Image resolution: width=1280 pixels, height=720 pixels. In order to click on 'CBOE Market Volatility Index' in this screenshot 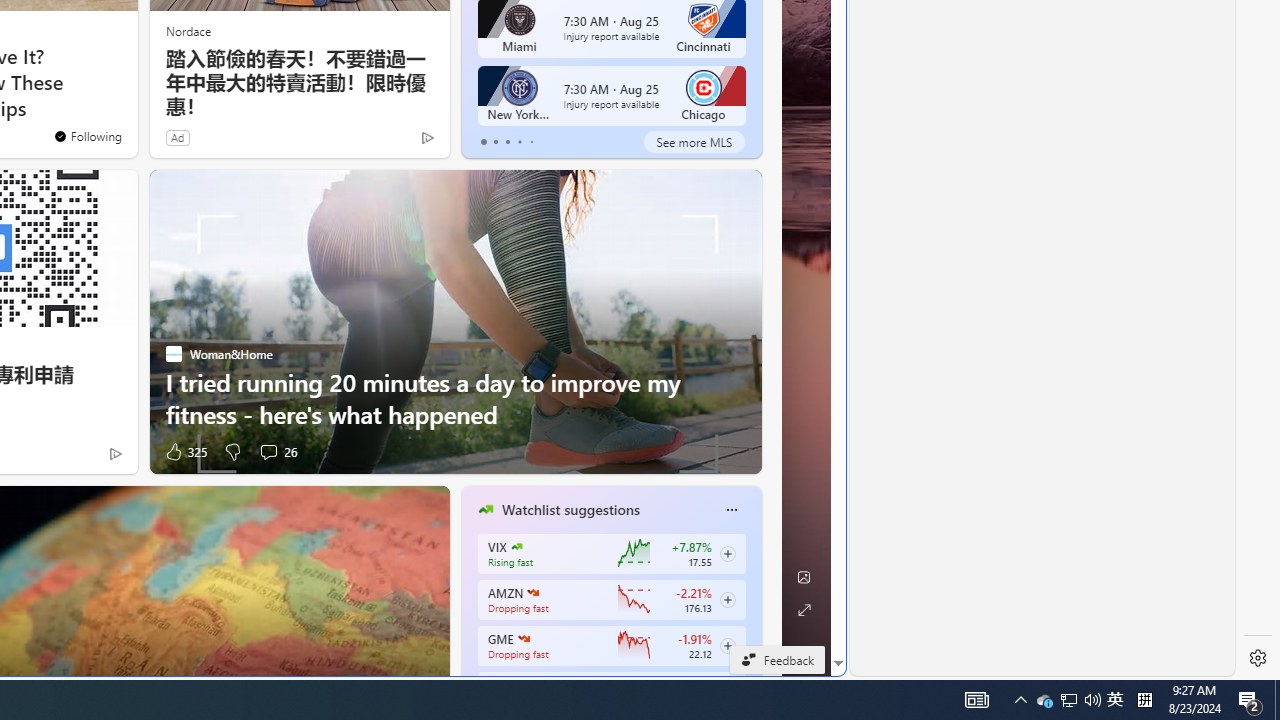, I will do `click(516, 546)`.